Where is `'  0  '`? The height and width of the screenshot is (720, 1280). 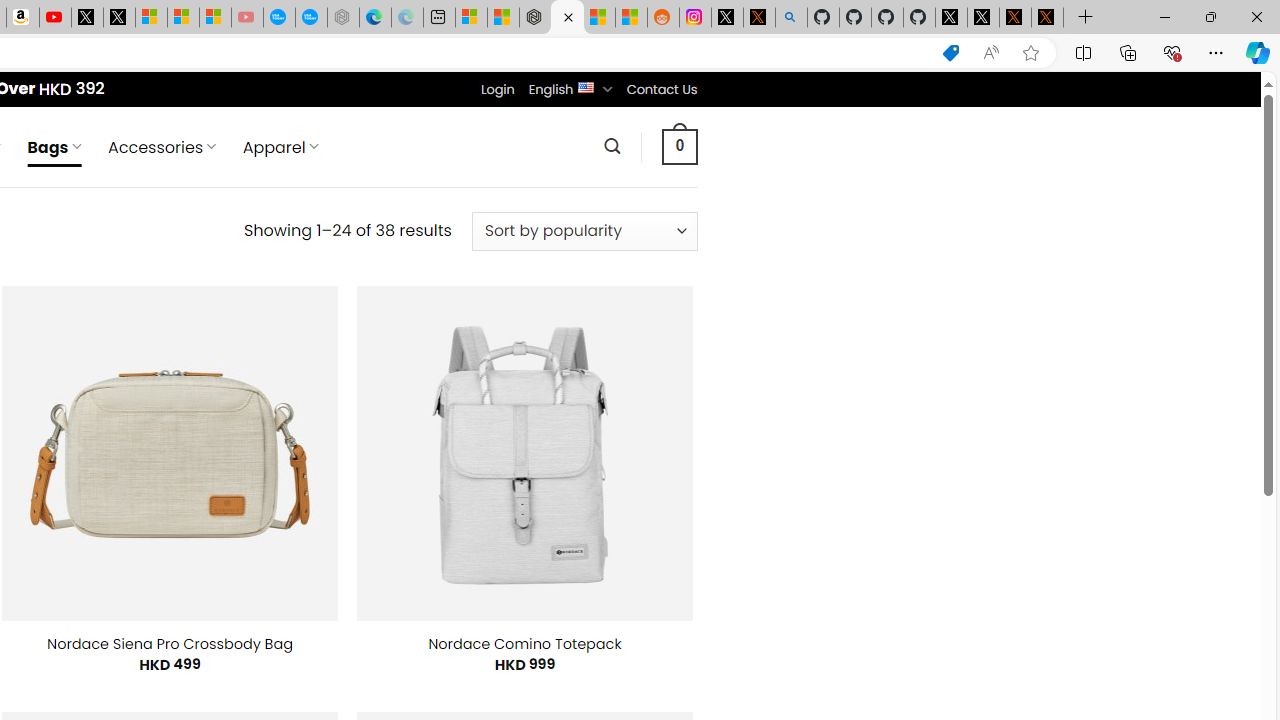 '  0  ' is located at coordinates (679, 145).